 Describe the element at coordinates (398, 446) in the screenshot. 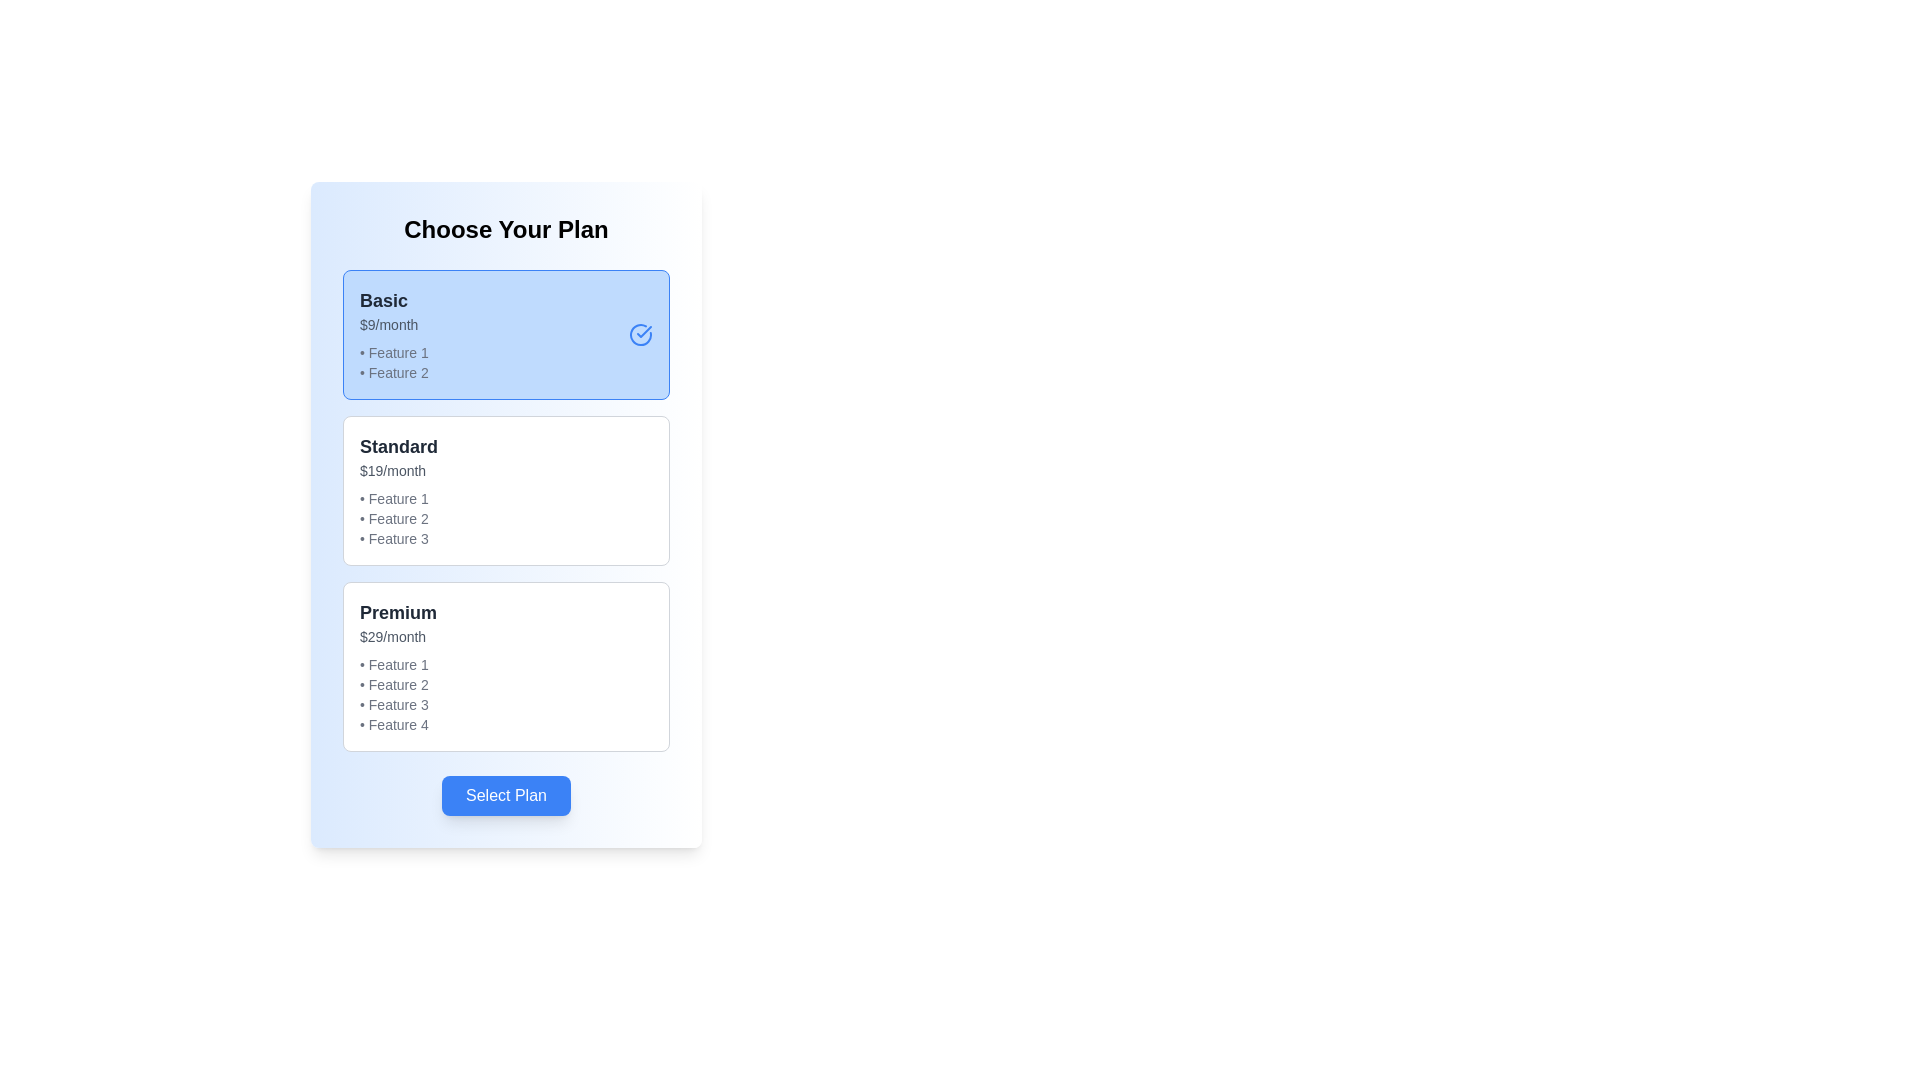

I see `the 'Standard' text label, which serves as a title in the second pricing card, positioned above the '$19/month' text` at that location.